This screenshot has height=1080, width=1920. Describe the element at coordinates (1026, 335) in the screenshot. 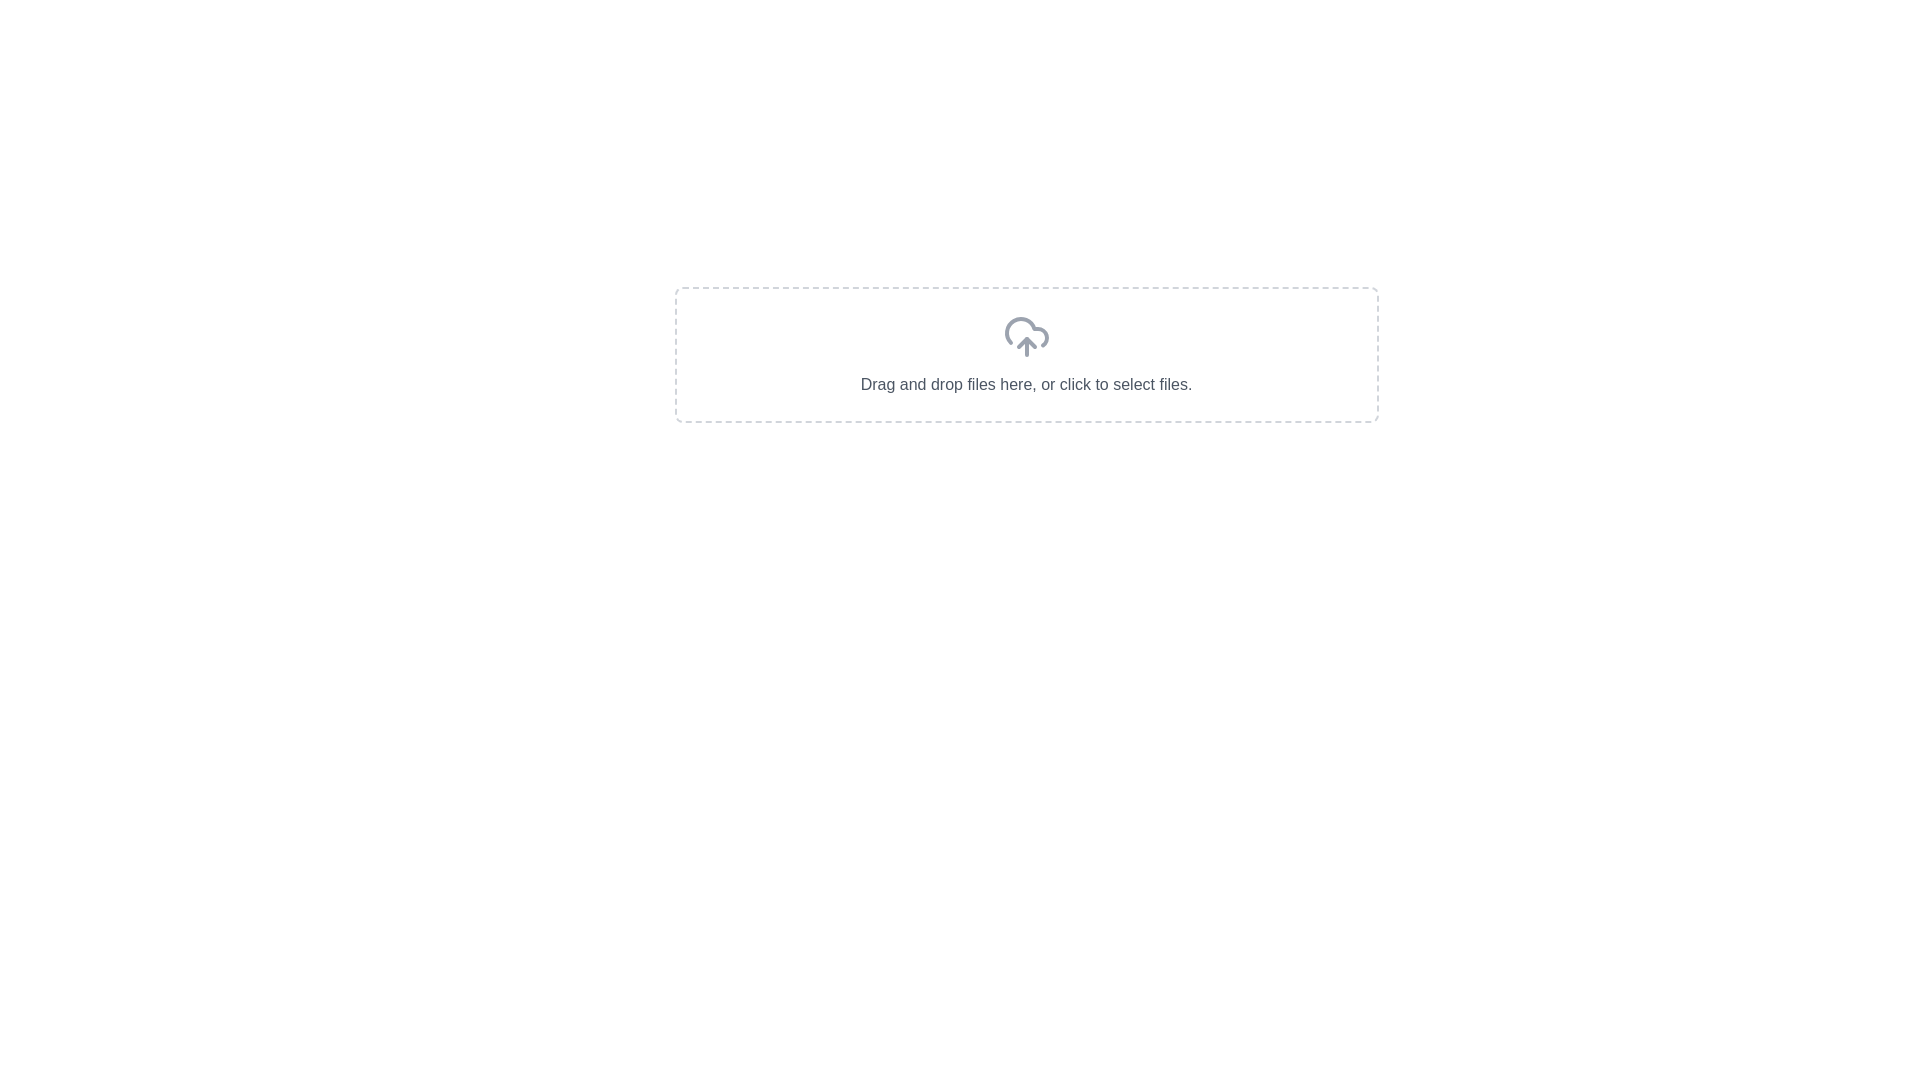

I see `the cloud icon with an upward arrow inside it, which is styled in gray color and located centrally above the text 'Drag and drop files here, or click to select files.'` at that location.